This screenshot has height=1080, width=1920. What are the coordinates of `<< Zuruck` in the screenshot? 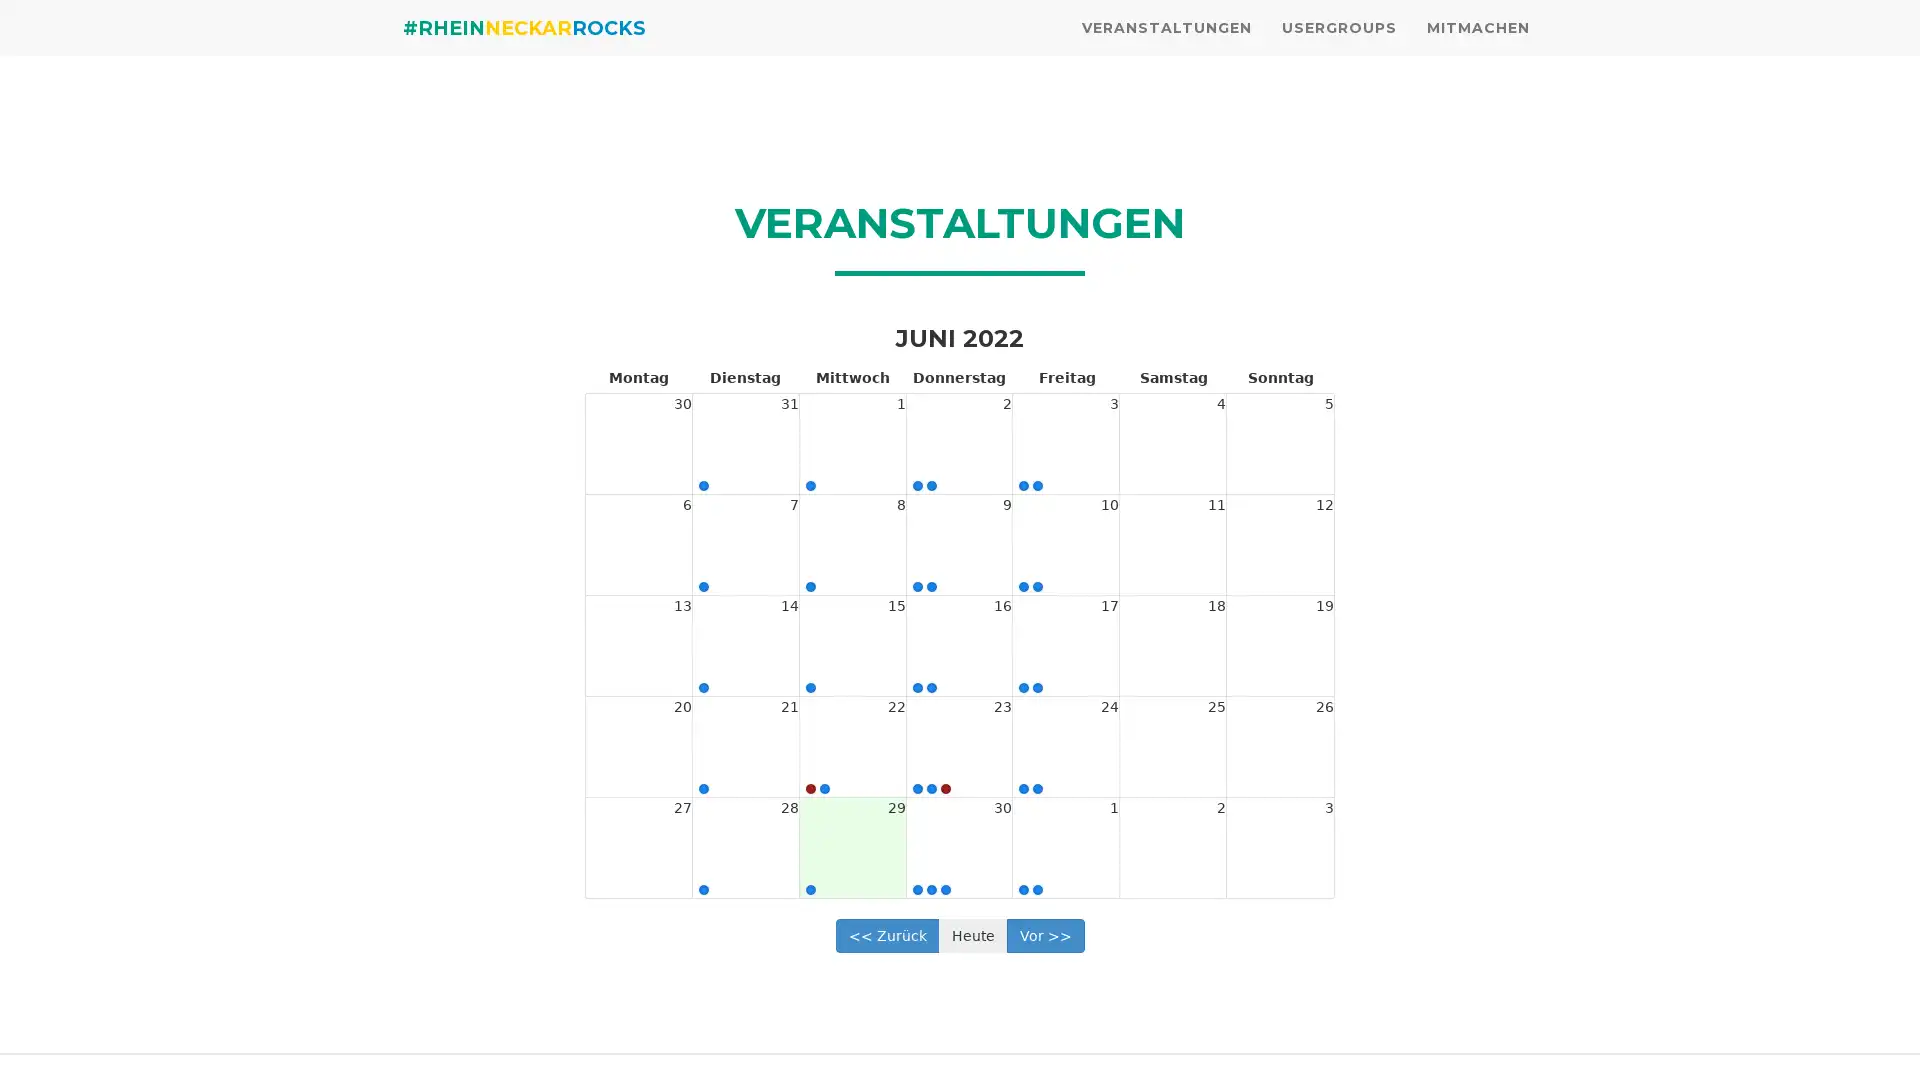 It's located at (886, 934).